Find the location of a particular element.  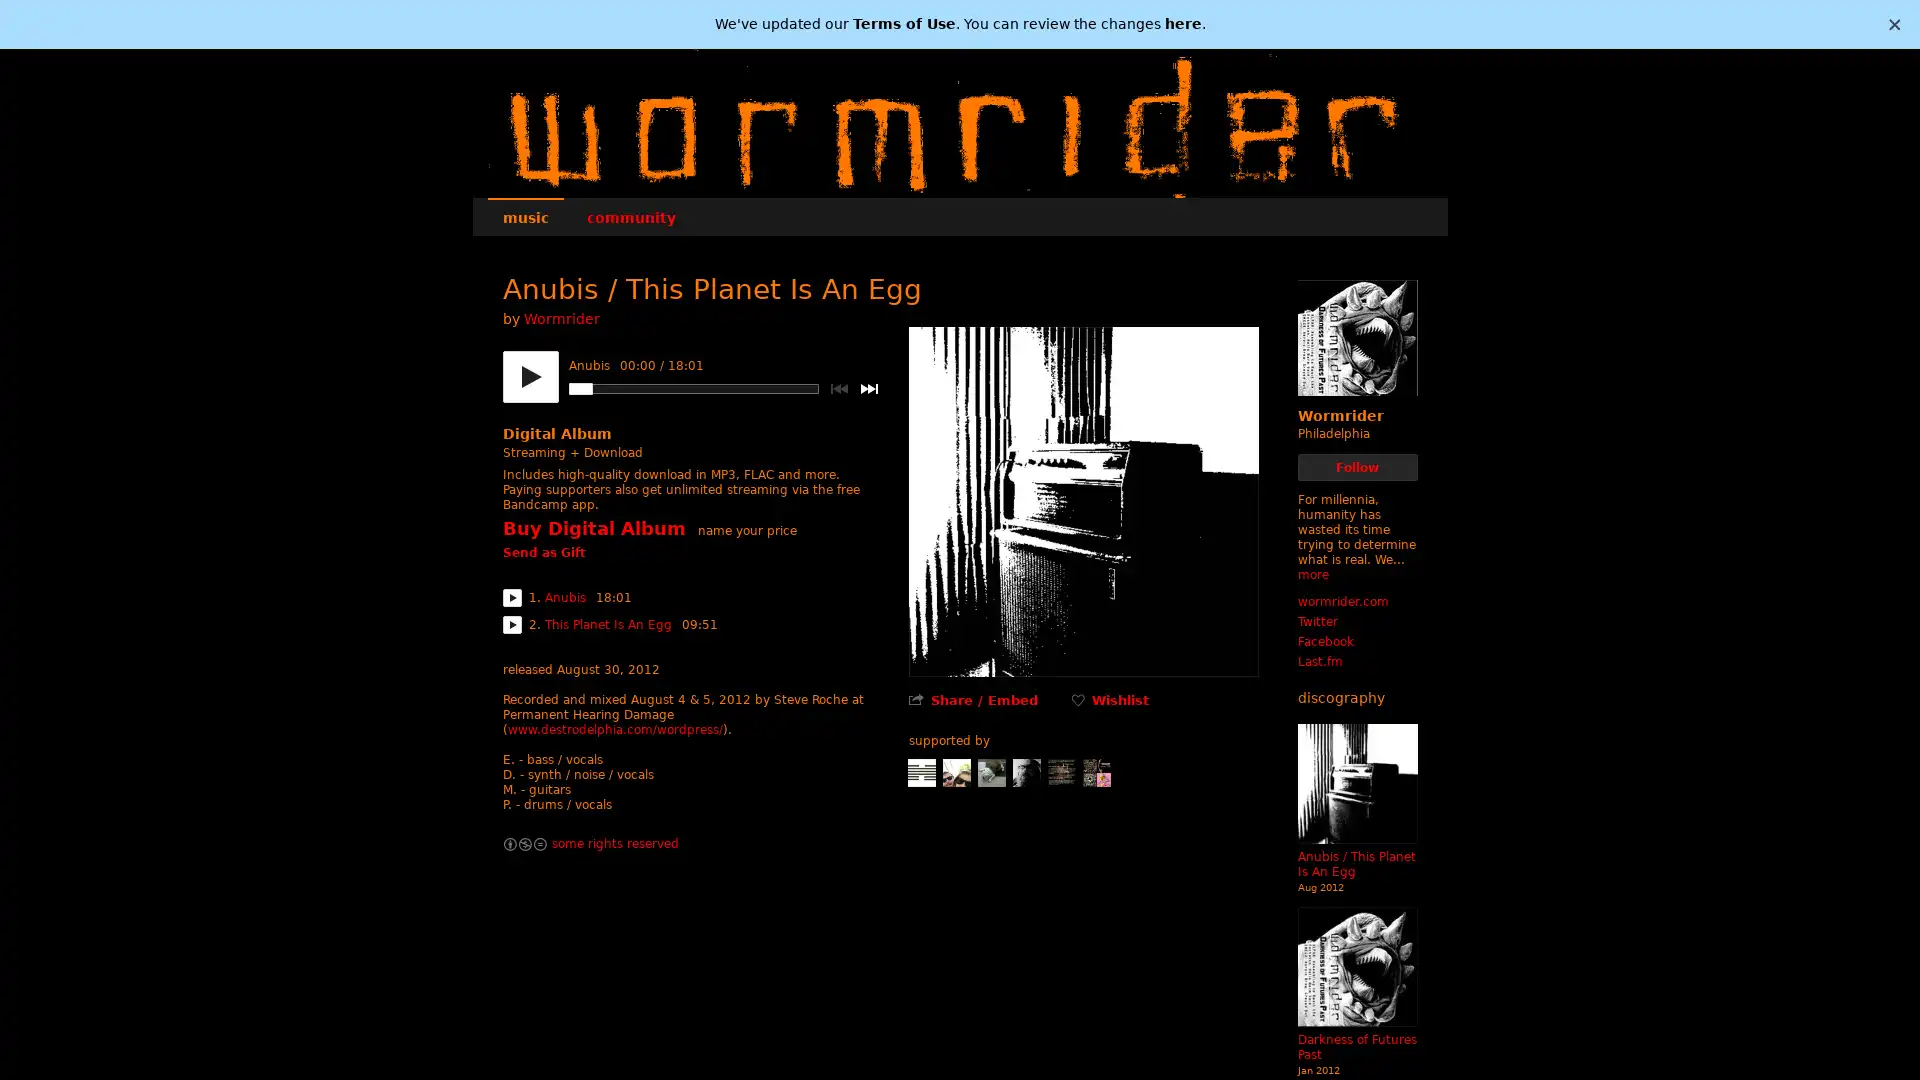

Buy Digital Album is located at coordinates (592, 527).